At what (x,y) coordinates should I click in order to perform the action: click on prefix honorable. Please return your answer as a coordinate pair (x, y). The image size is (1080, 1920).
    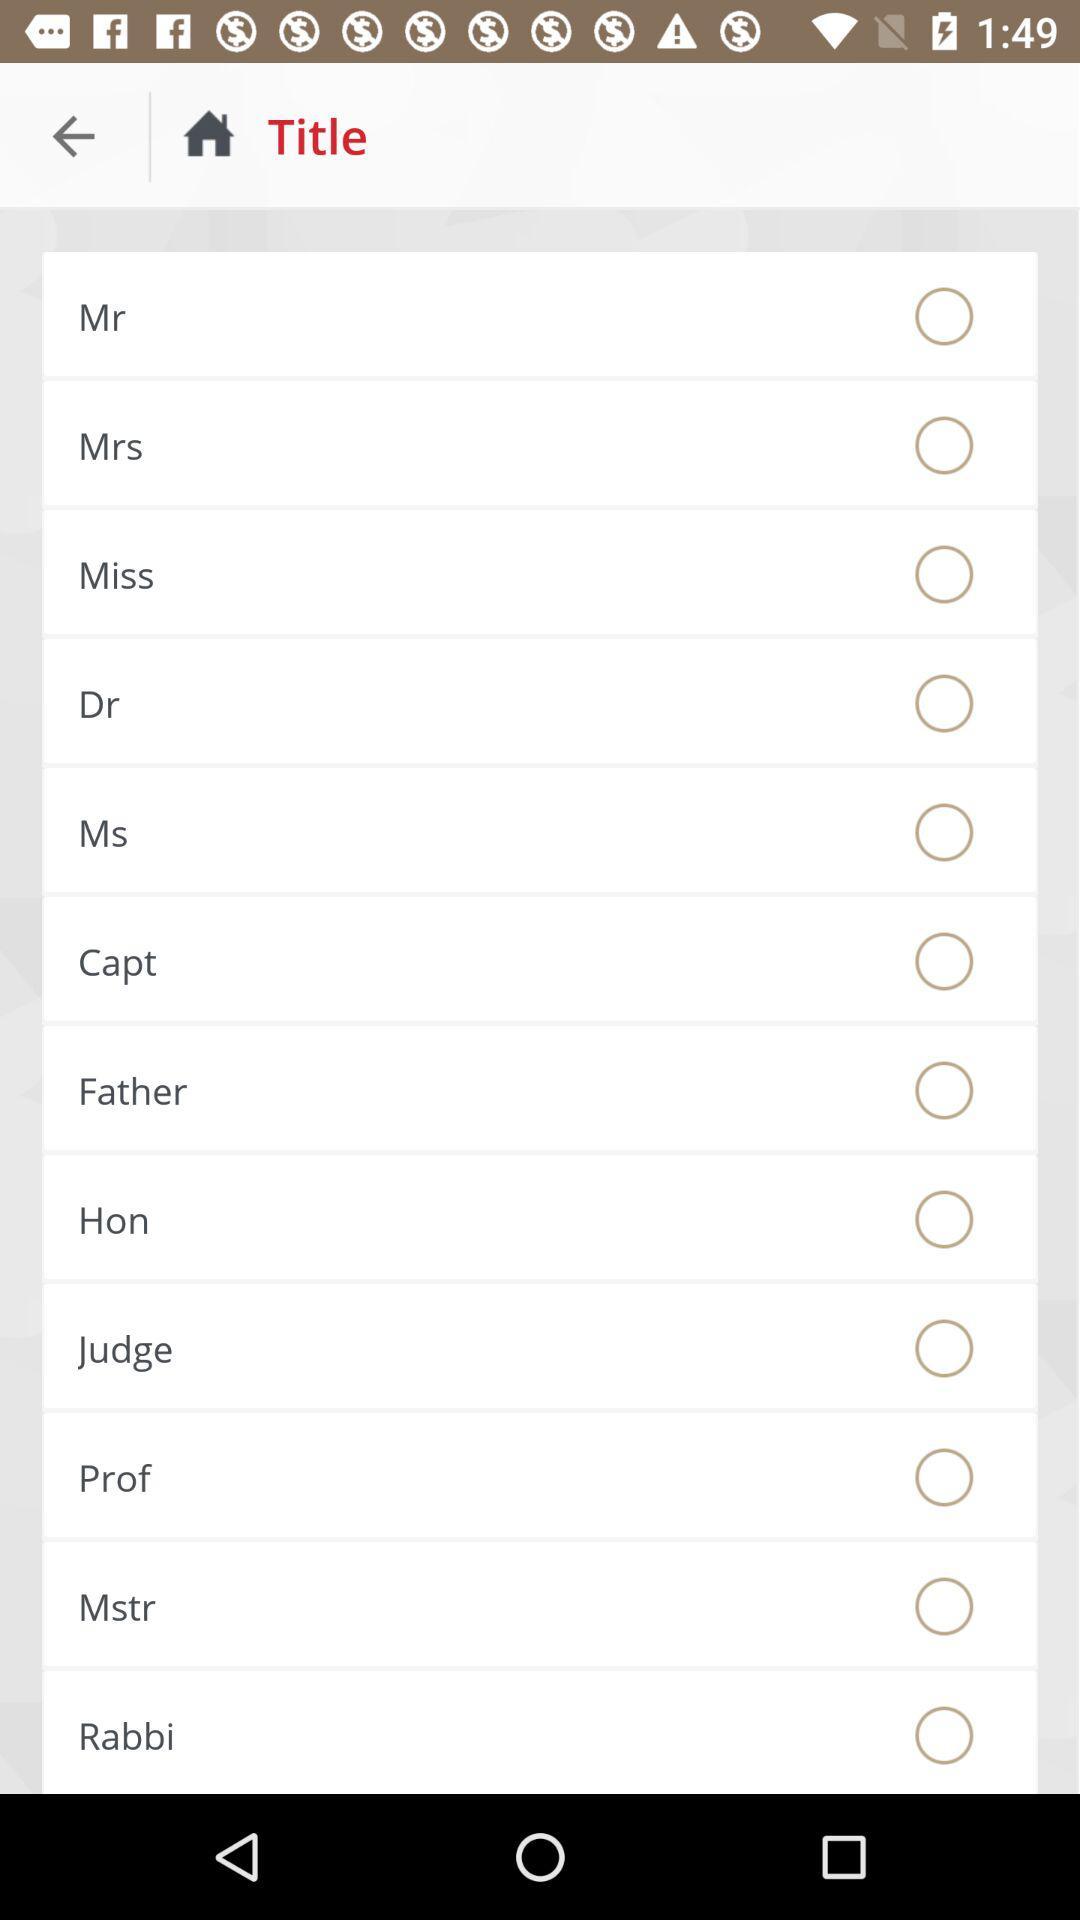
    Looking at the image, I should click on (944, 1218).